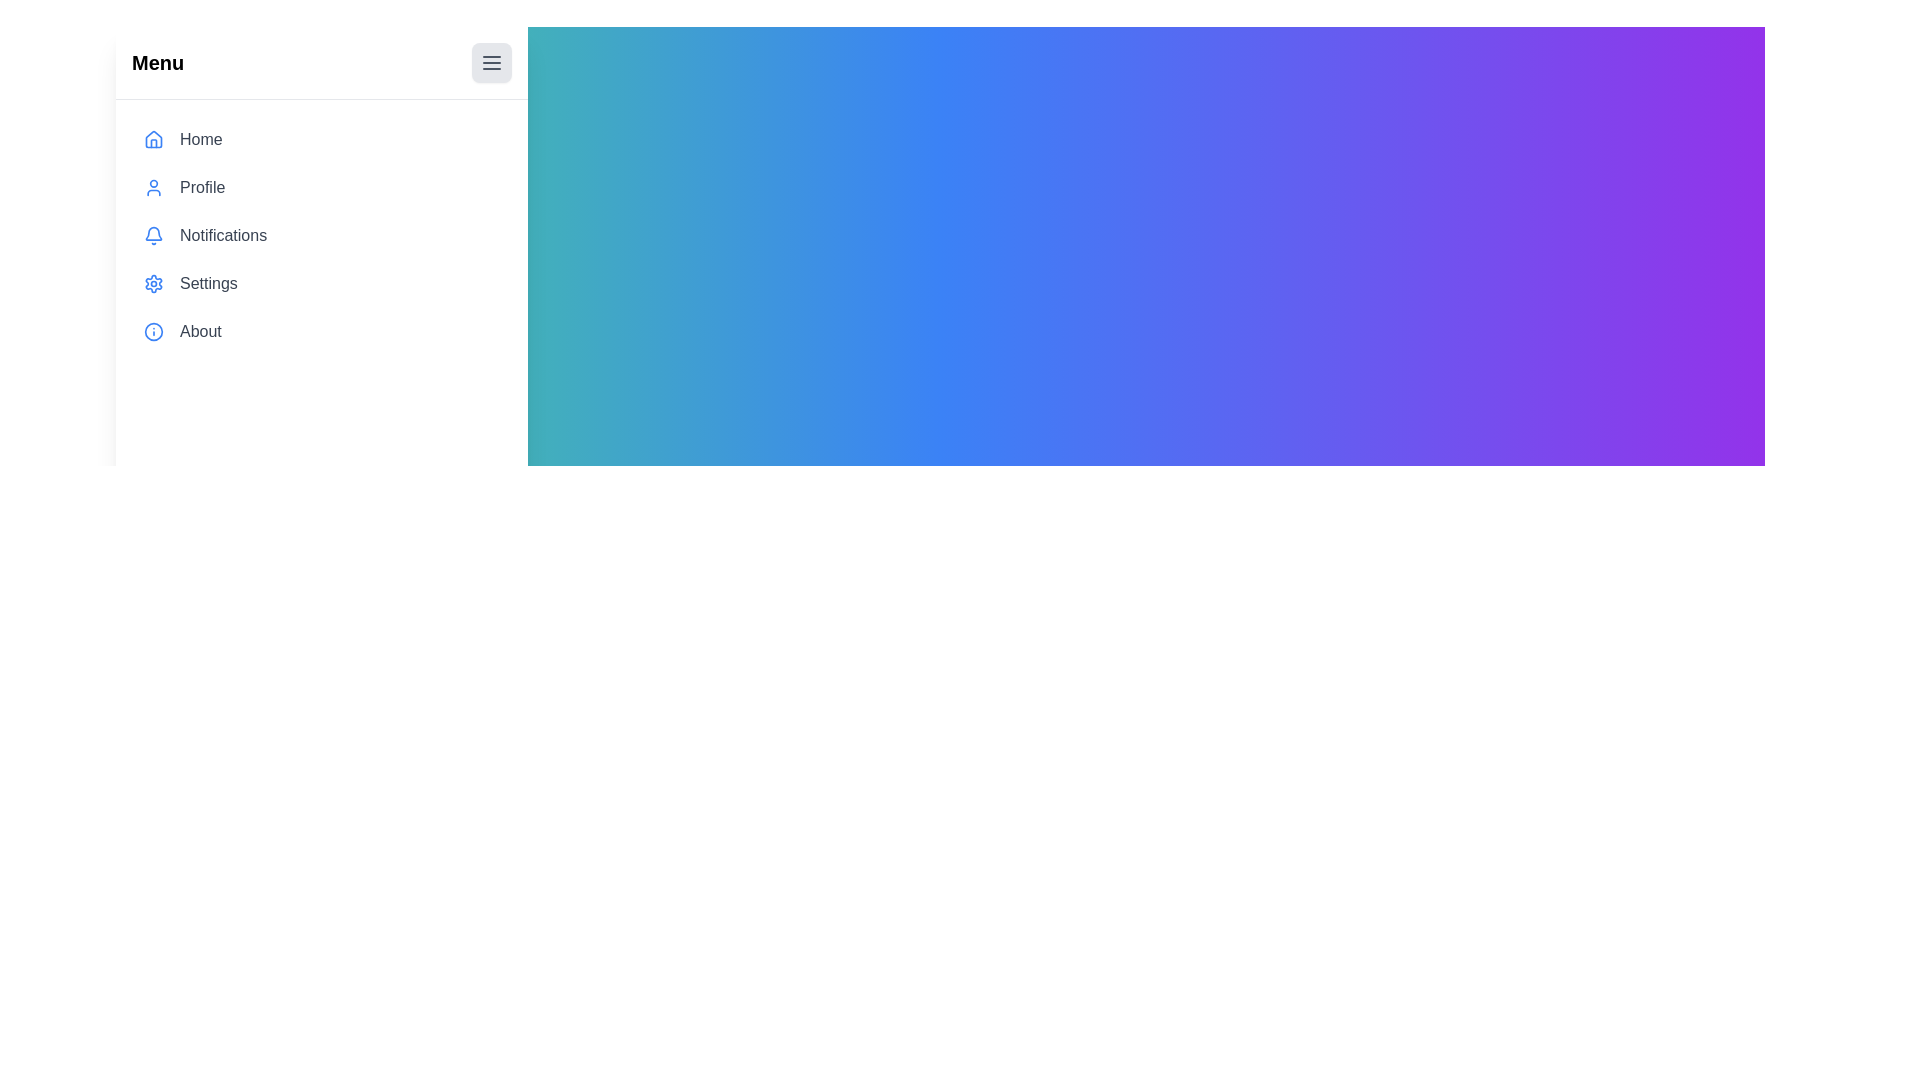 Image resolution: width=1920 pixels, height=1080 pixels. What do you see at coordinates (322, 284) in the screenshot?
I see `the menu item Settings` at bounding box center [322, 284].